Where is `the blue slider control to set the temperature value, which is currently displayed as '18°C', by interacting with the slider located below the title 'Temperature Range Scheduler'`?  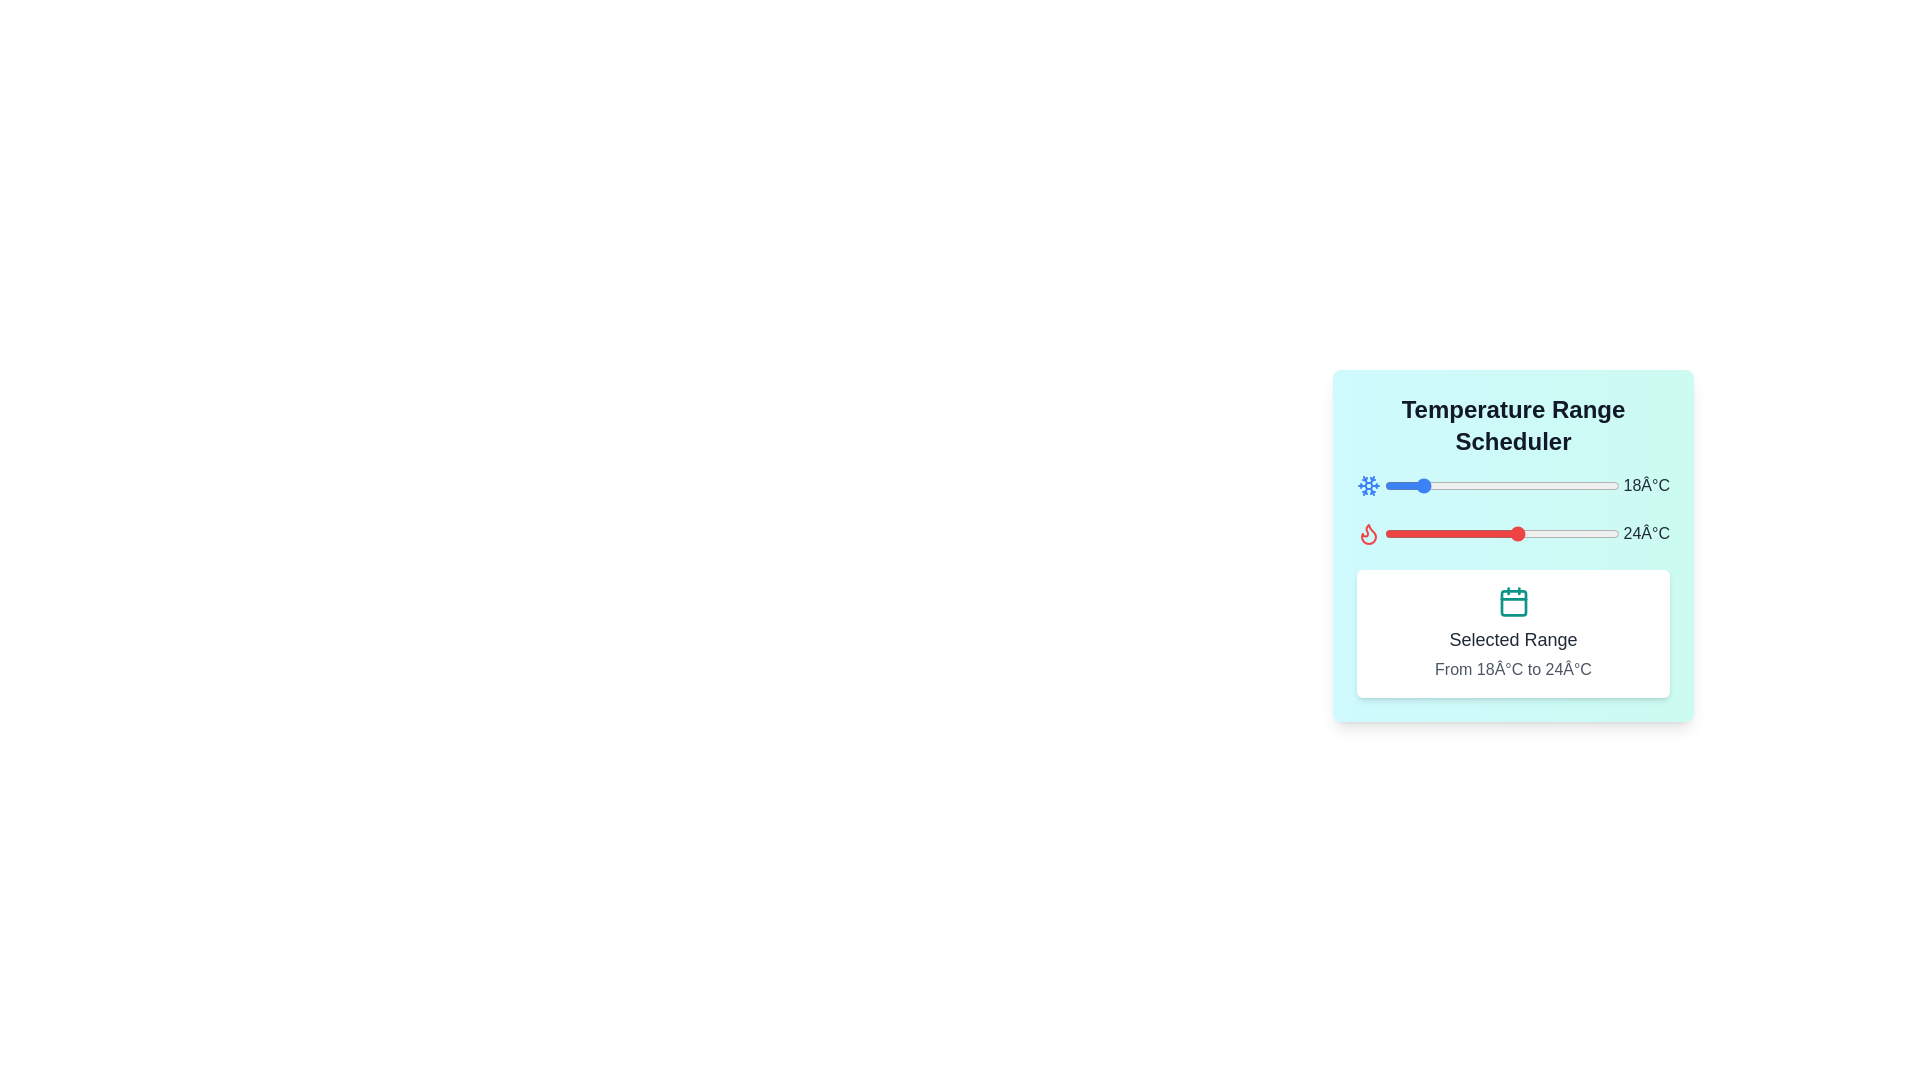
the blue slider control to set the temperature value, which is currently displayed as '18°C', by interacting with the slider located below the title 'Temperature Range Scheduler' is located at coordinates (1502, 486).